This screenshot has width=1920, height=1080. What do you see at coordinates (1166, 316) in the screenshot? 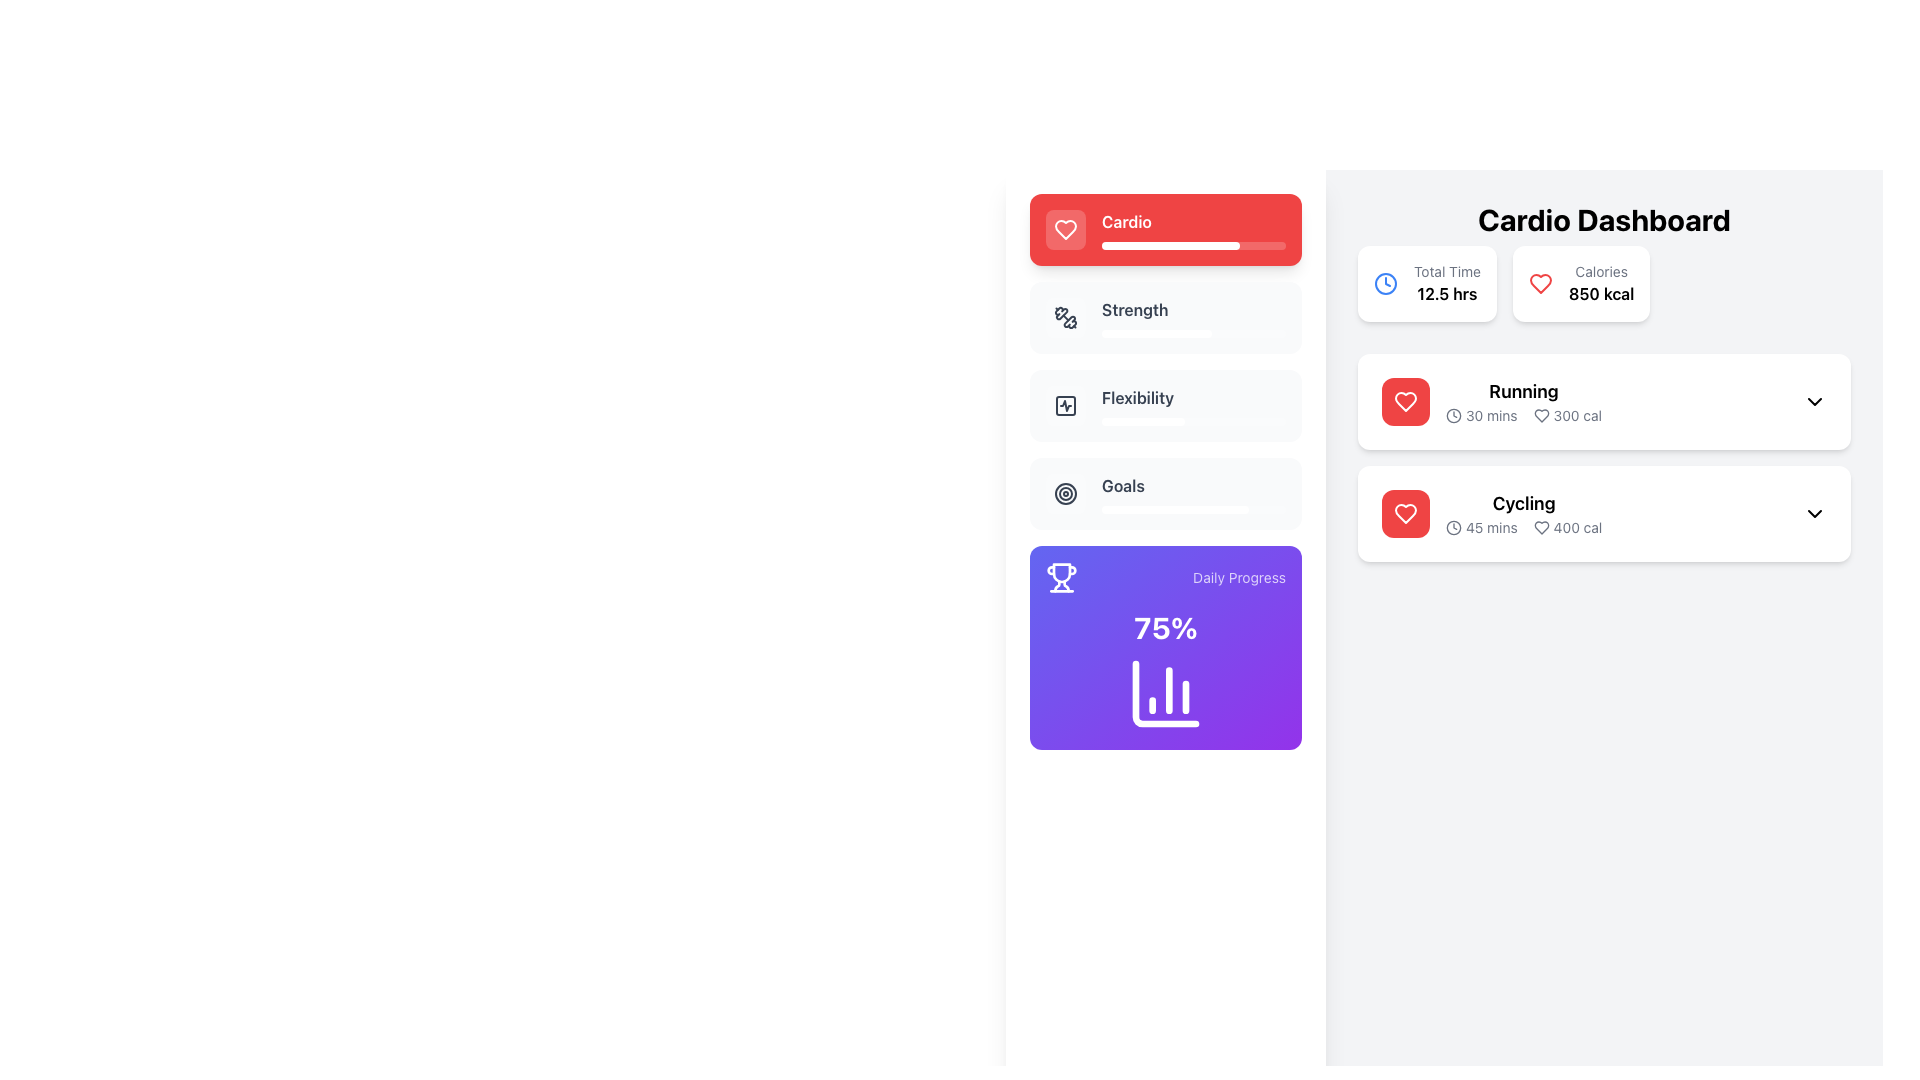
I see `the 'Strength' menu item, which features a bold label and an icon of interlocked links, located in the left menu panel between 'Cardio' and 'Flexibility'` at bounding box center [1166, 316].